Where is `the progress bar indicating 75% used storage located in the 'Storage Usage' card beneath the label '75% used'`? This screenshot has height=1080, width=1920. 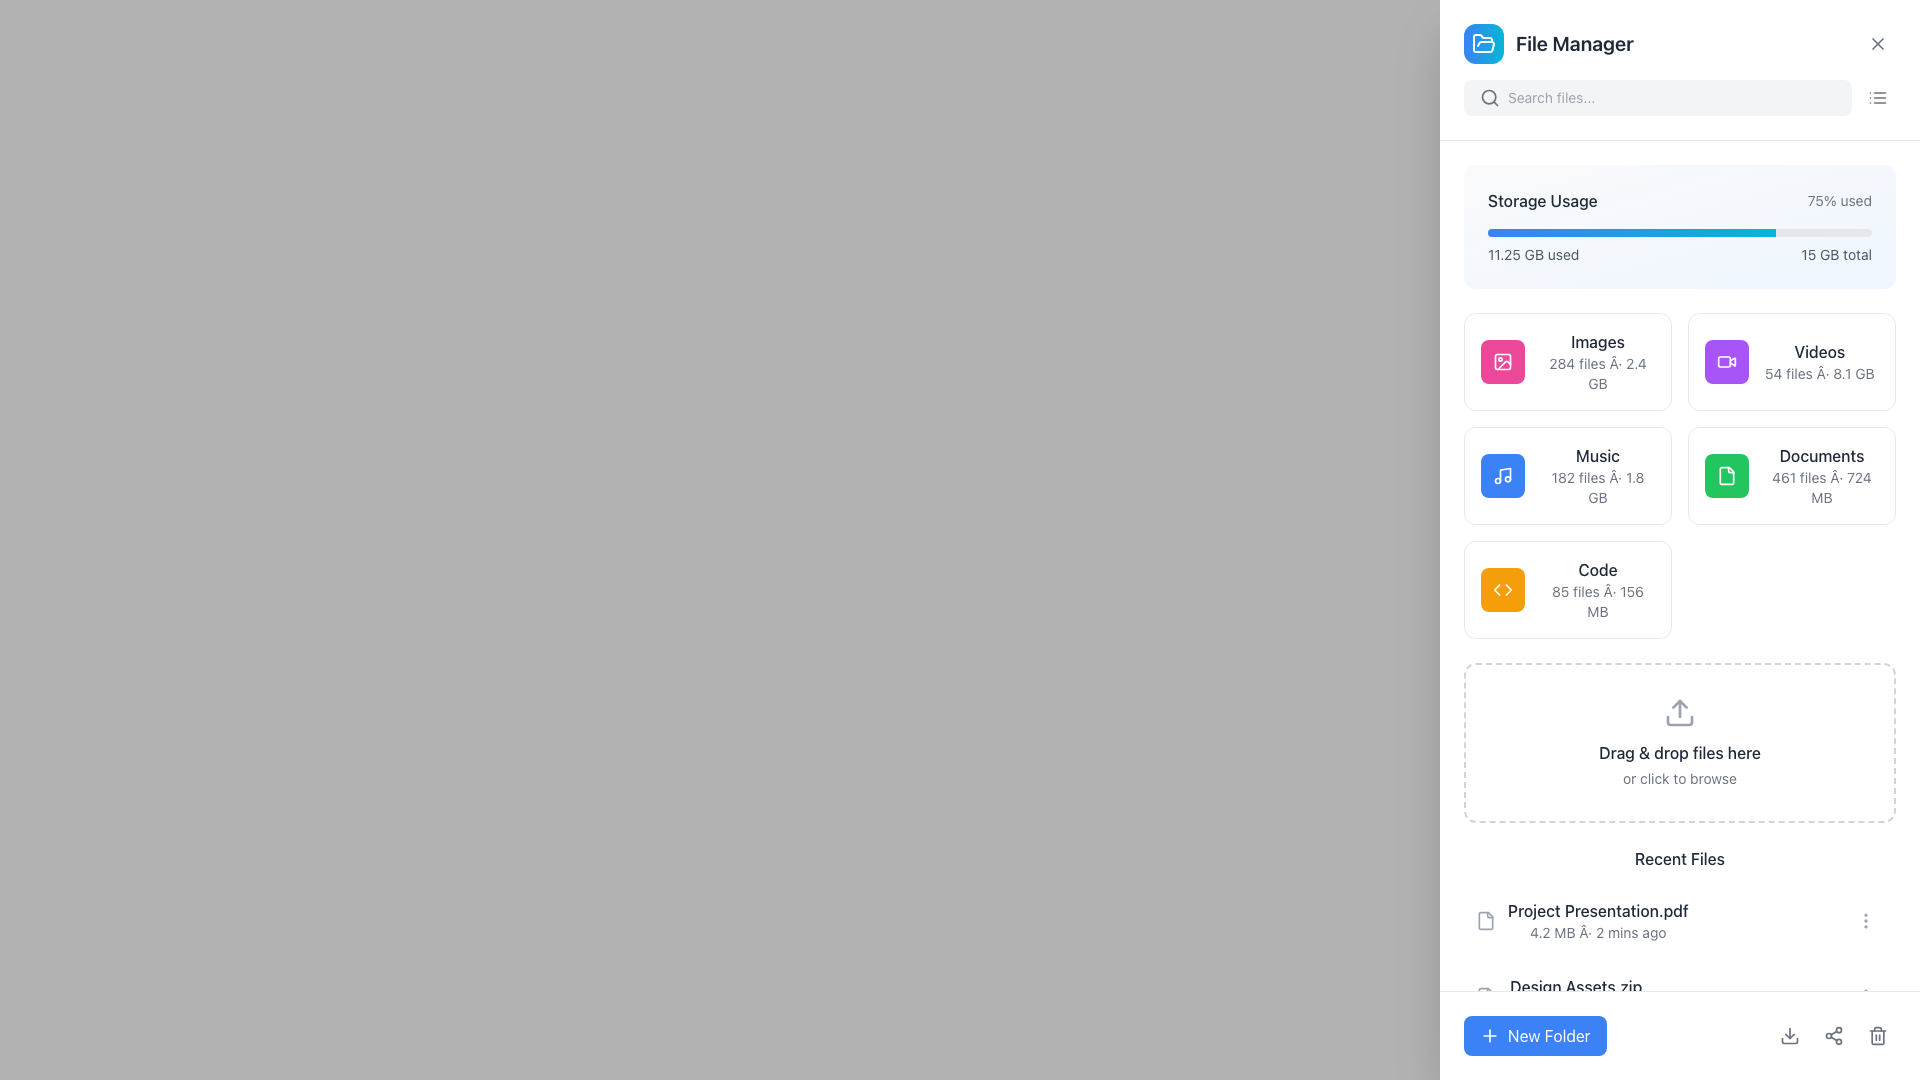 the progress bar indicating 75% used storage located in the 'Storage Usage' card beneath the label '75% used' is located at coordinates (1680, 231).